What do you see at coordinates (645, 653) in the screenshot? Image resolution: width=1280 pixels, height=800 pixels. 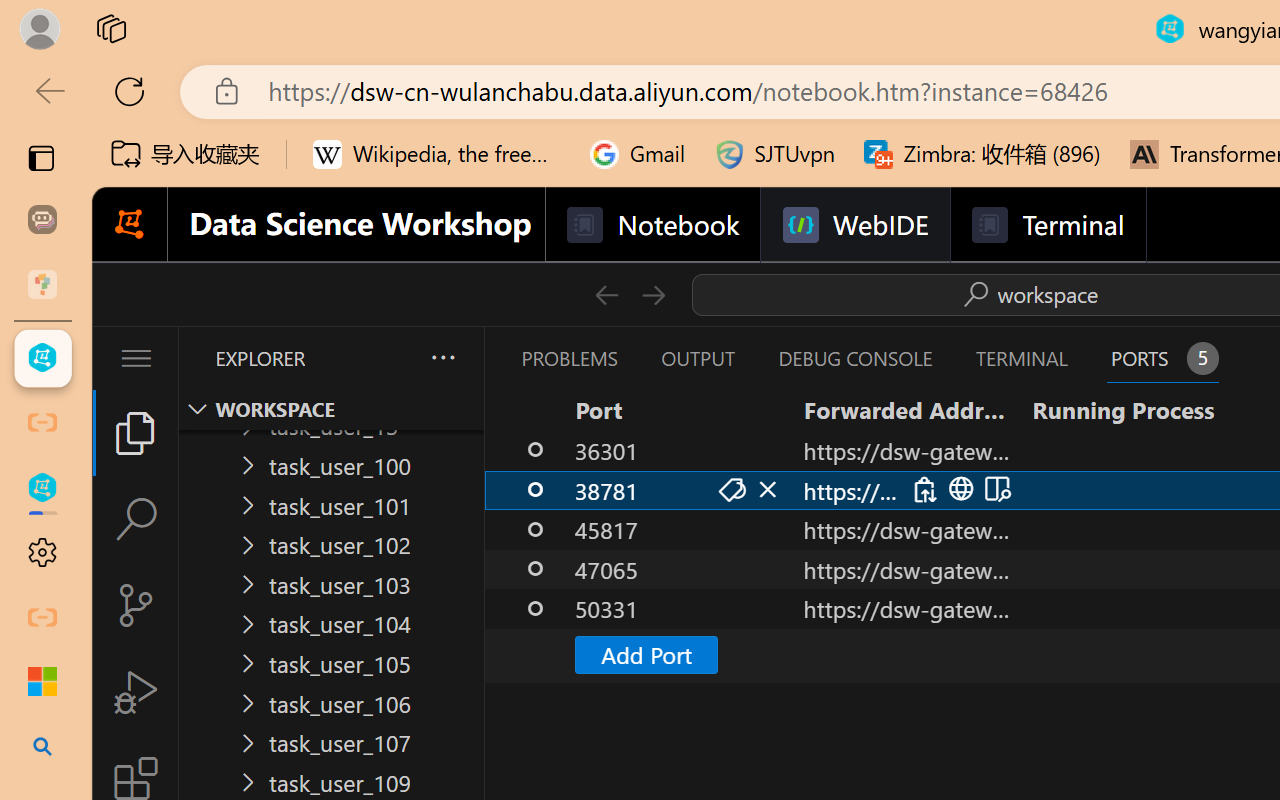 I see `'Add Port'` at bounding box center [645, 653].